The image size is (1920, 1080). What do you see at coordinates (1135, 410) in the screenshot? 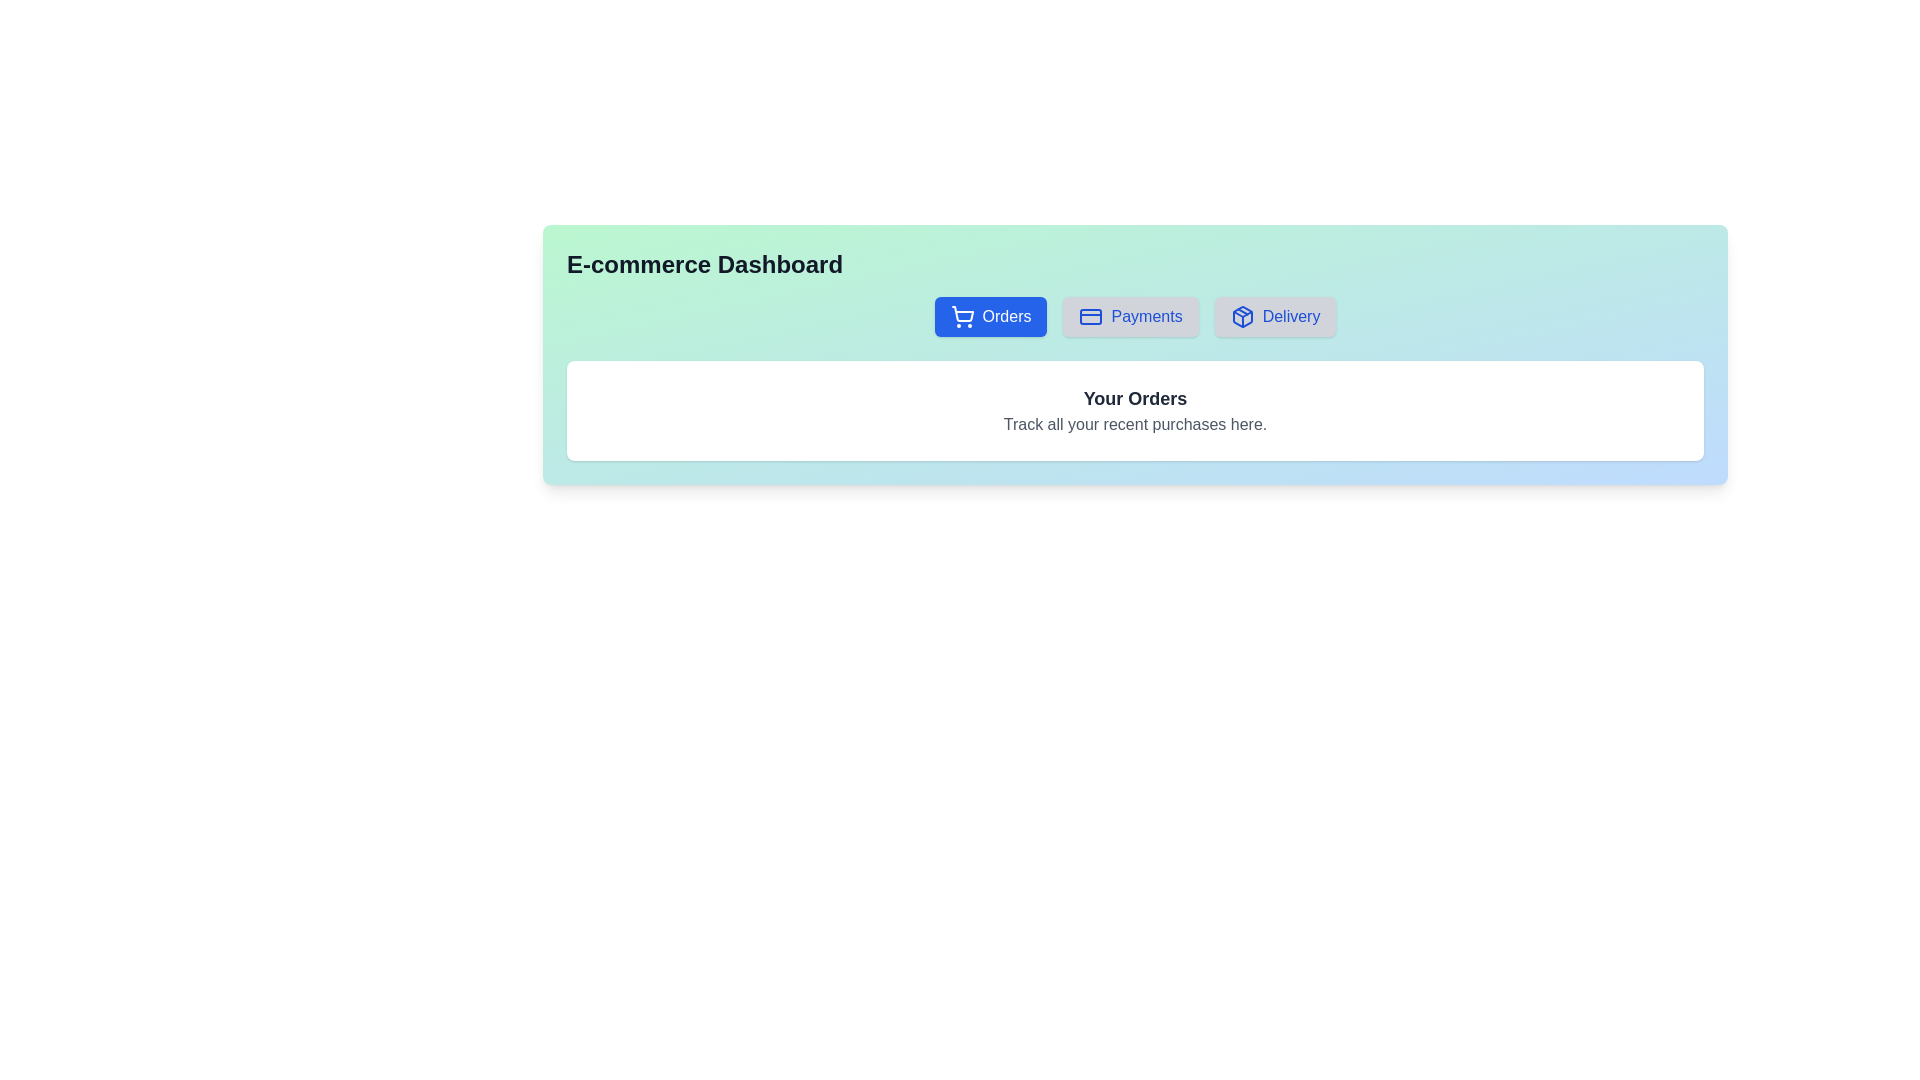
I see `the informational text block labeled 'Your Orders' which provides a description about tracking recent purchases` at bounding box center [1135, 410].